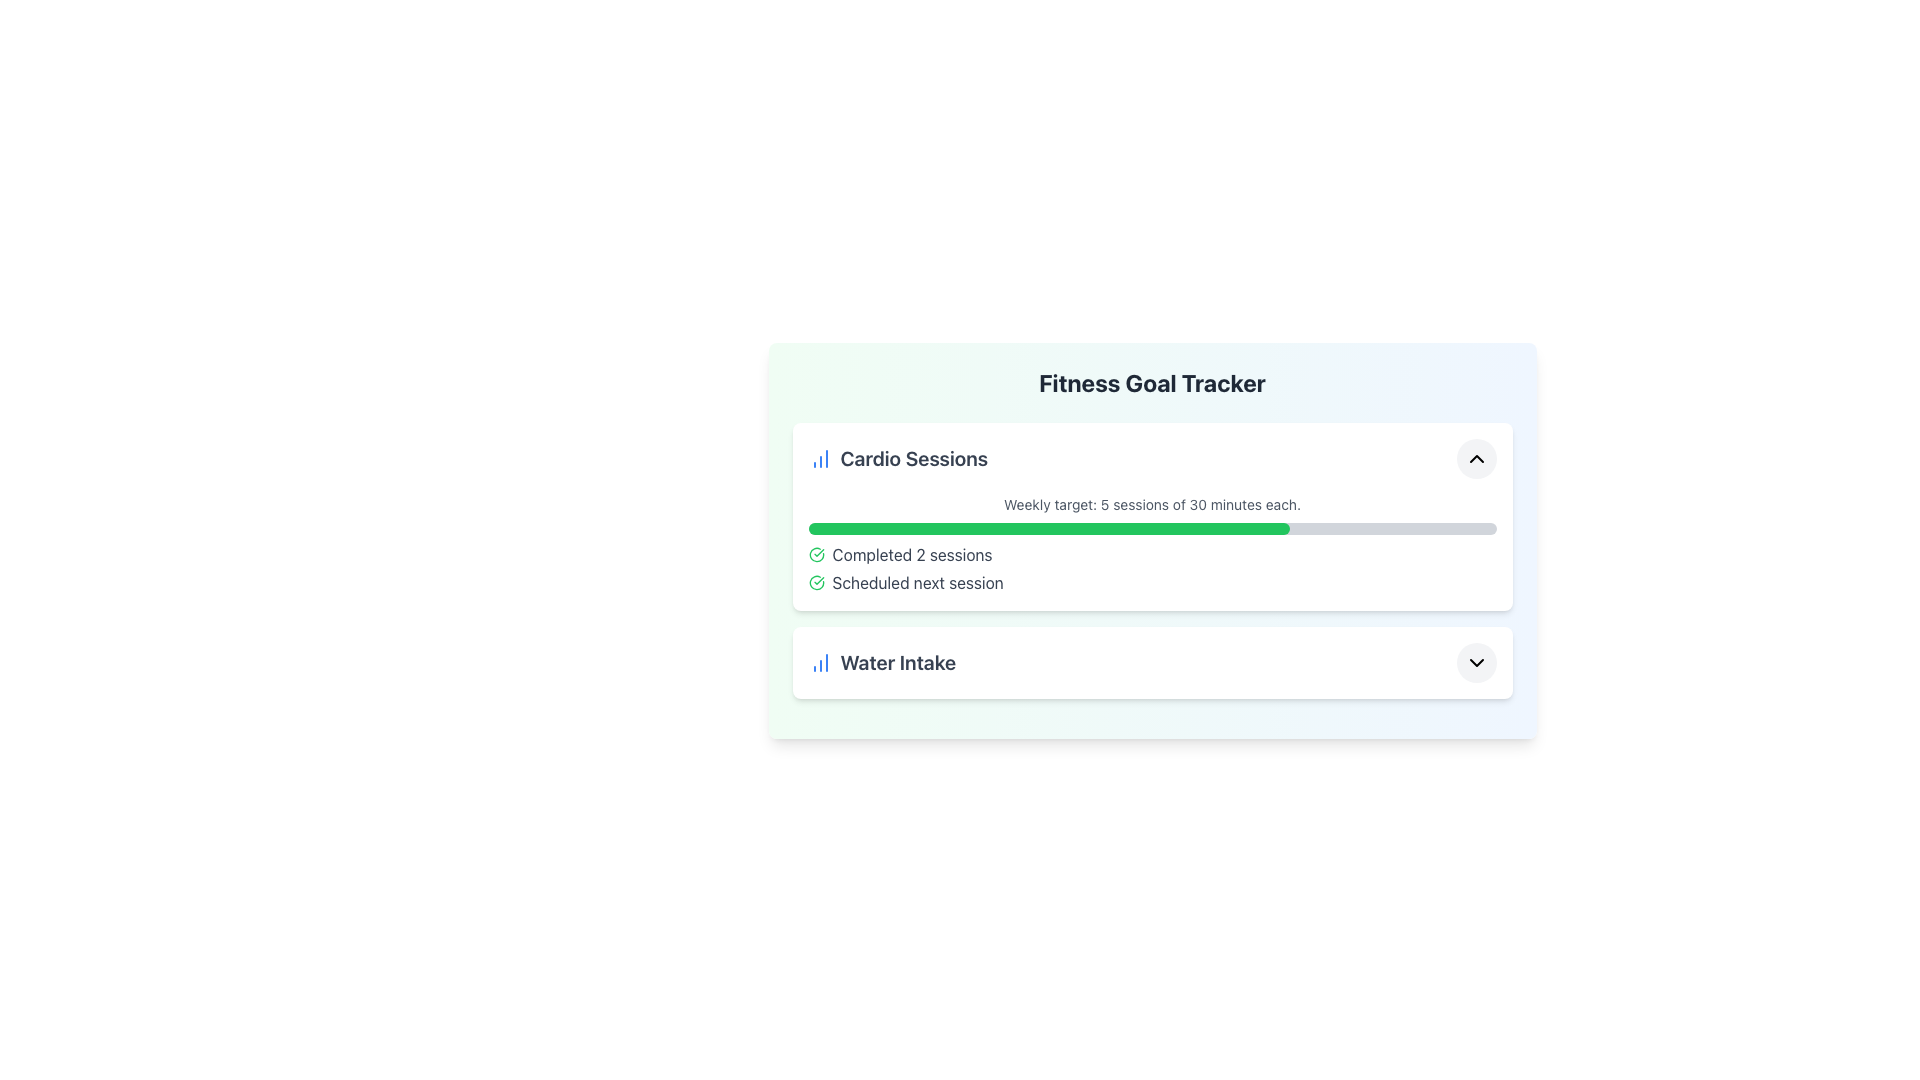 The height and width of the screenshot is (1080, 1920). What do you see at coordinates (816, 582) in the screenshot?
I see `the small circular icon with a green checkmark in the 'Scheduled next session' section of 'Cardio Sessions'` at bounding box center [816, 582].